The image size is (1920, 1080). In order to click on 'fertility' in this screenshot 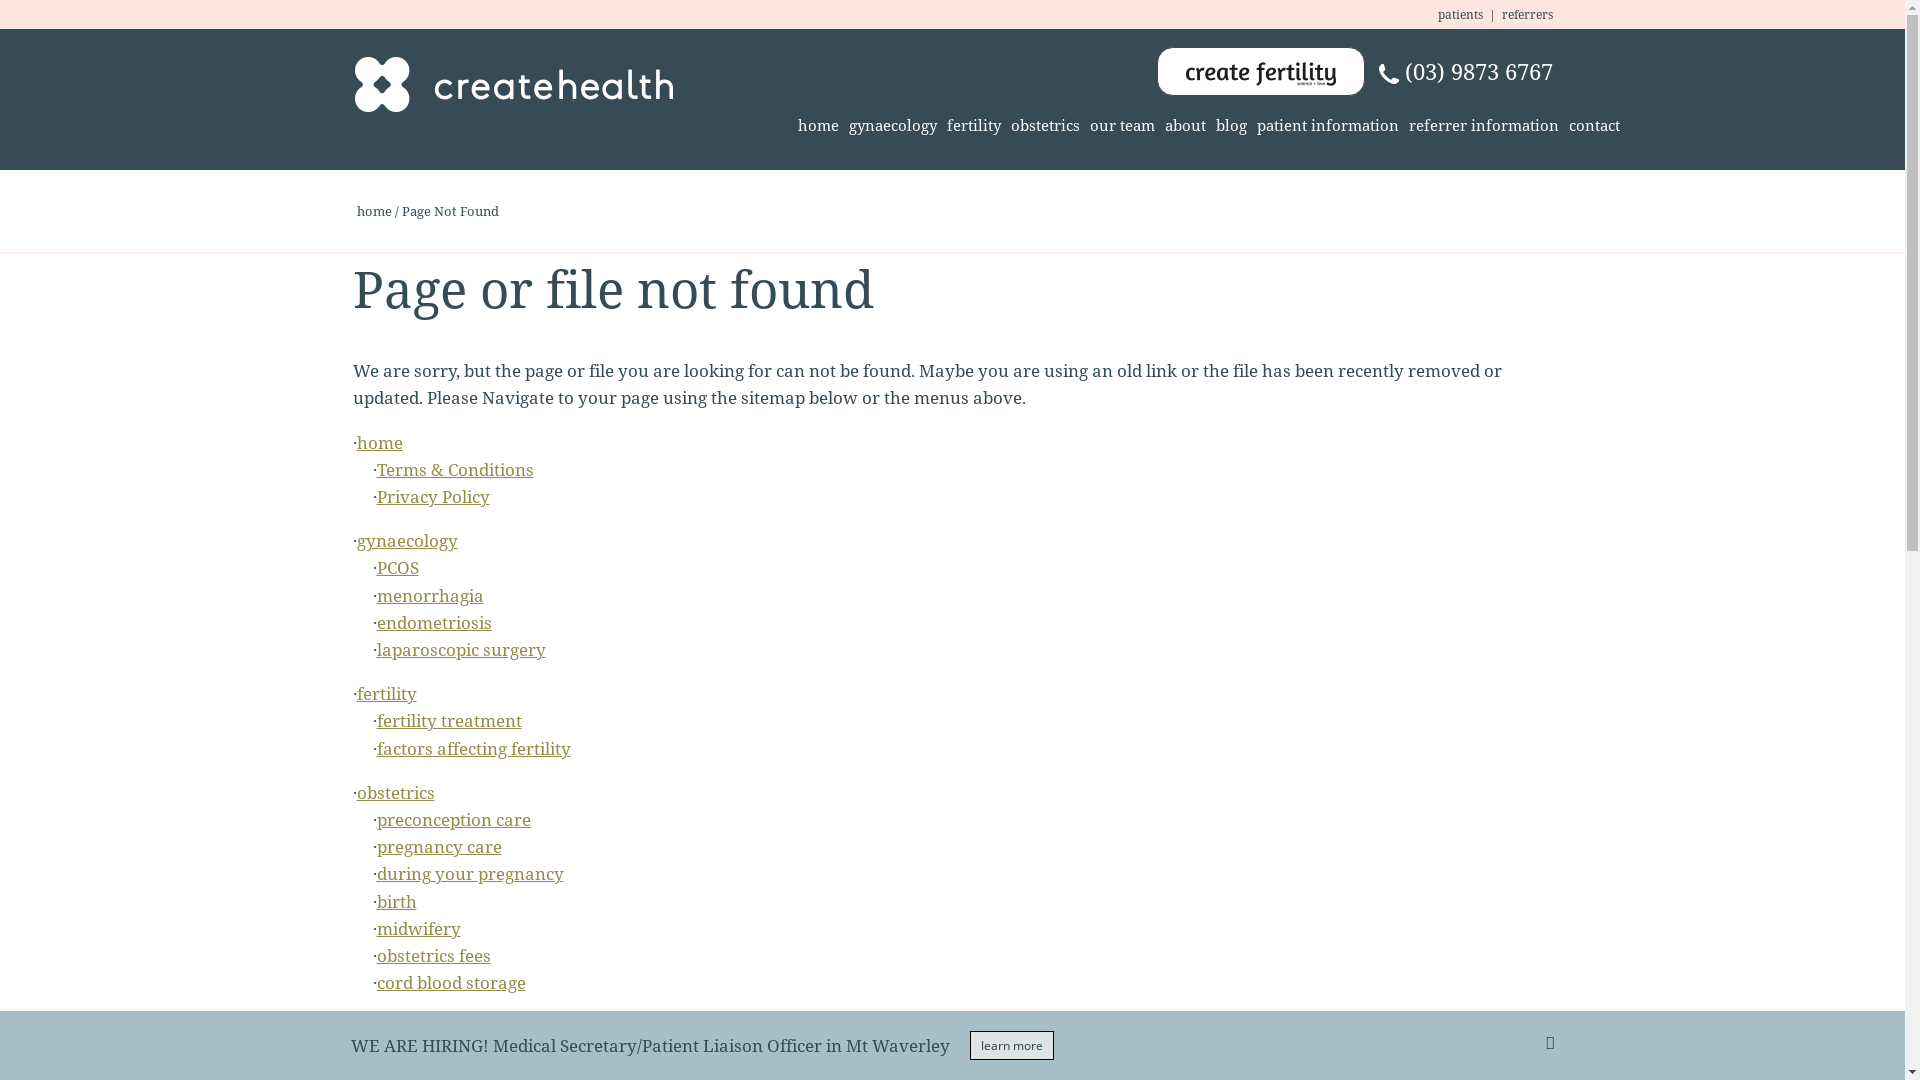, I will do `click(385, 692)`.